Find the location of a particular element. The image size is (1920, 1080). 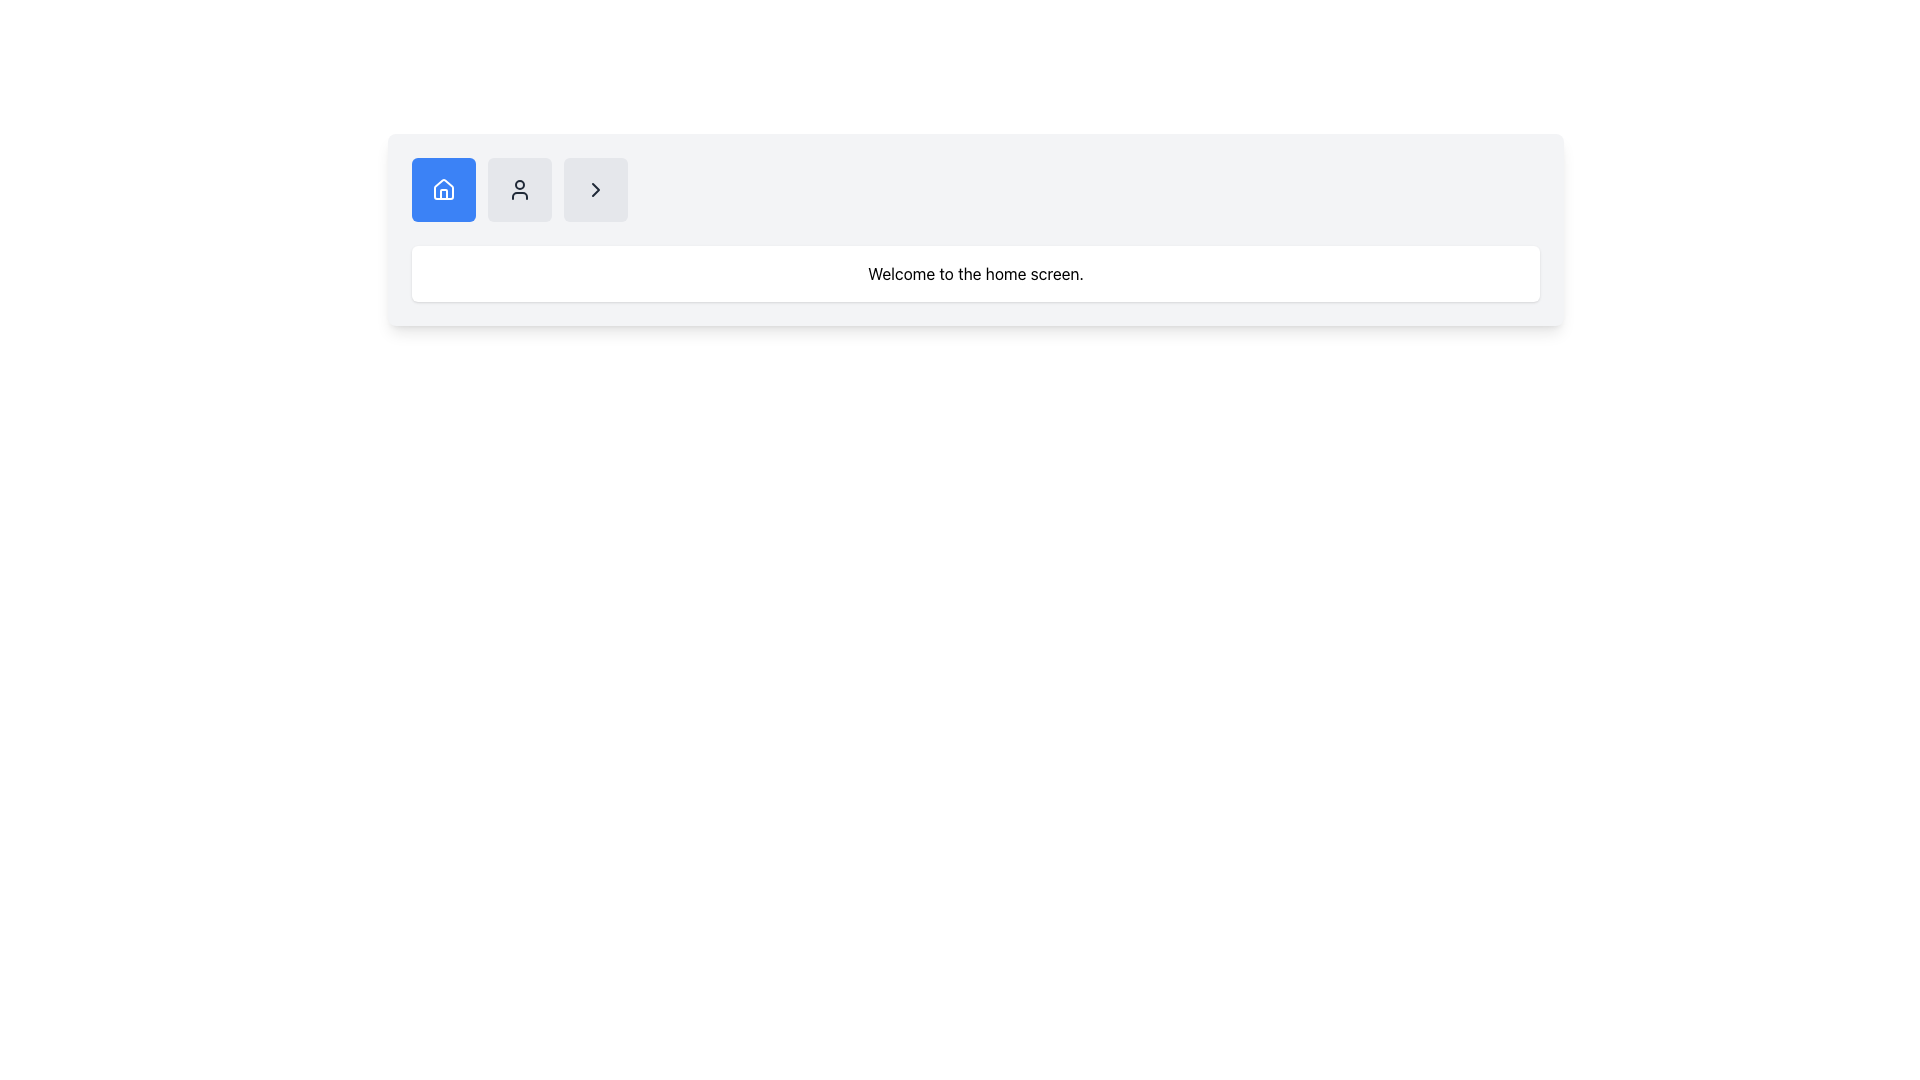

the square button with rounded corners and a solid blue background that has a white house icon, located in the top-left corner of a horizontal group of buttons is located at coordinates (443, 189).